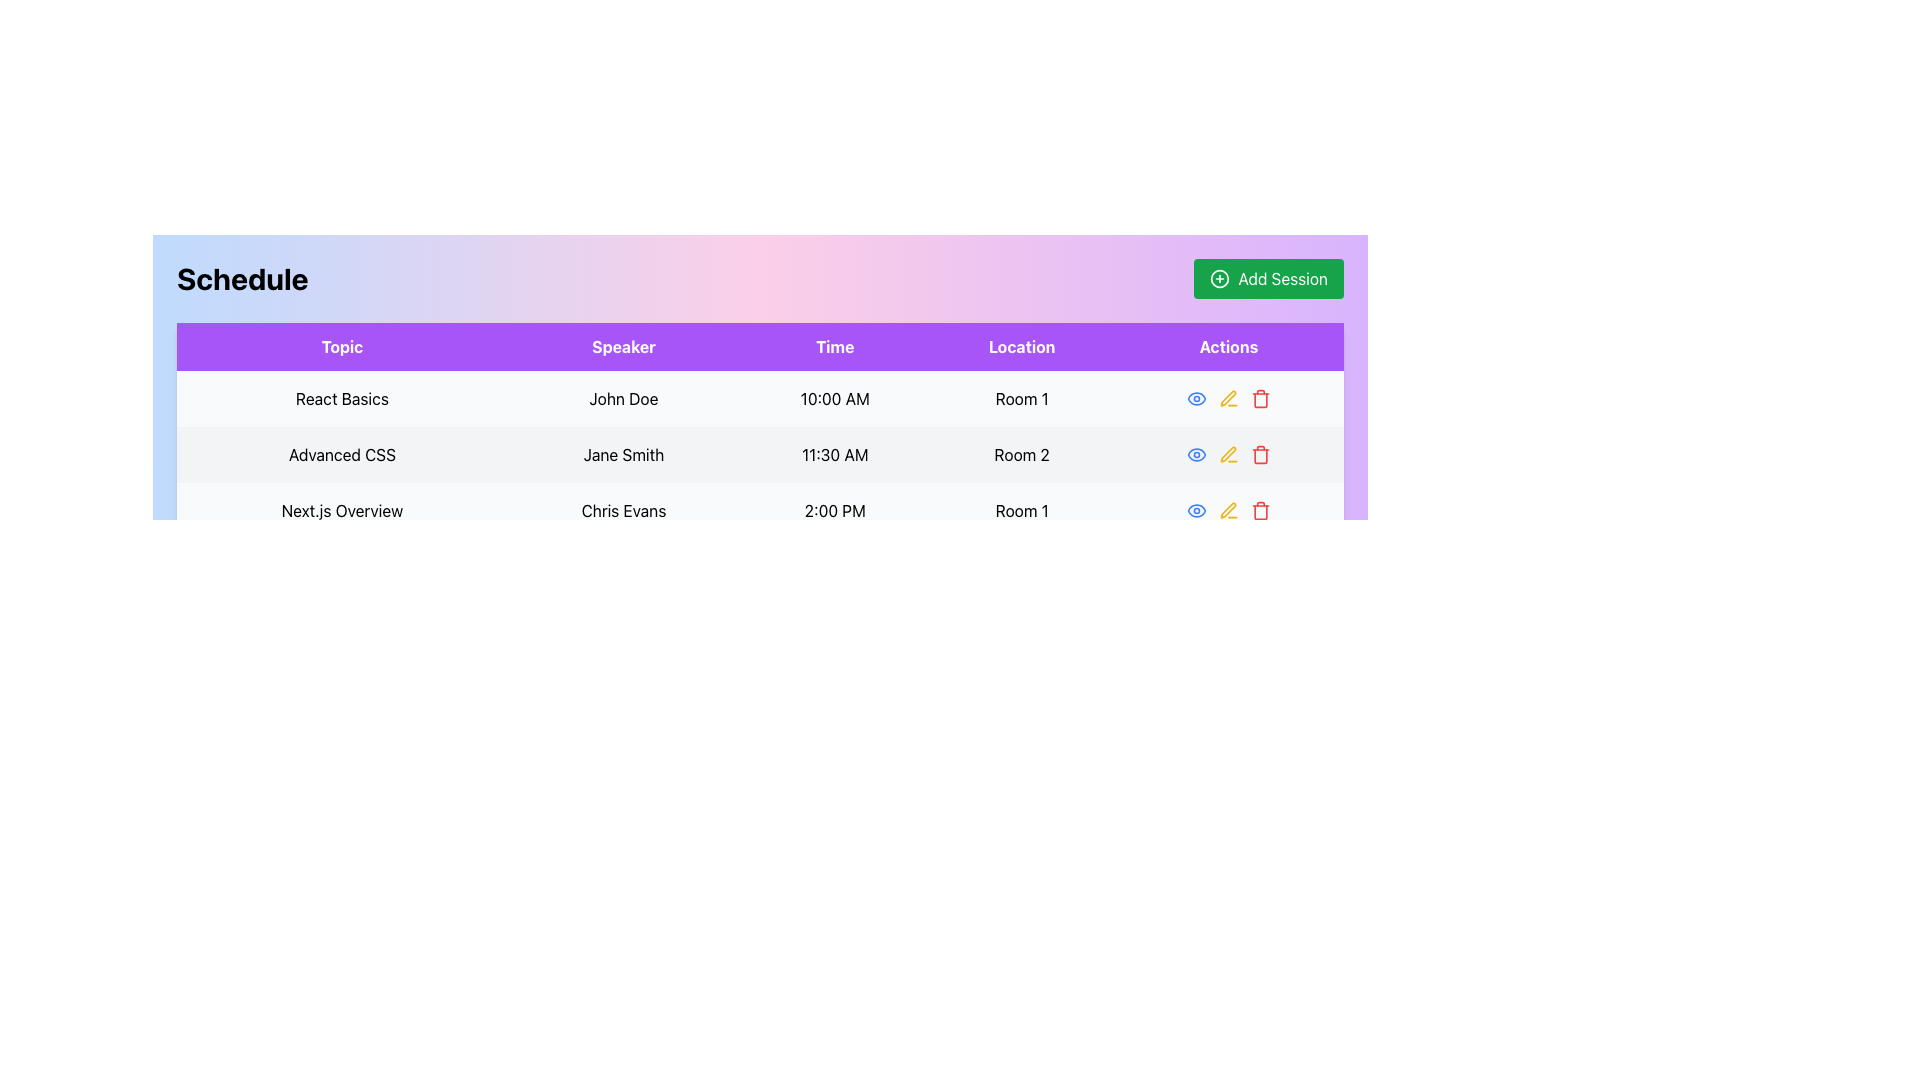  What do you see at coordinates (1227, 509) in the screenshot?
I see `the delete button represented by a trash can icon located in the third column from the right in the row associated with 'Next.js Overview'` at bounding box center [1227, 509].